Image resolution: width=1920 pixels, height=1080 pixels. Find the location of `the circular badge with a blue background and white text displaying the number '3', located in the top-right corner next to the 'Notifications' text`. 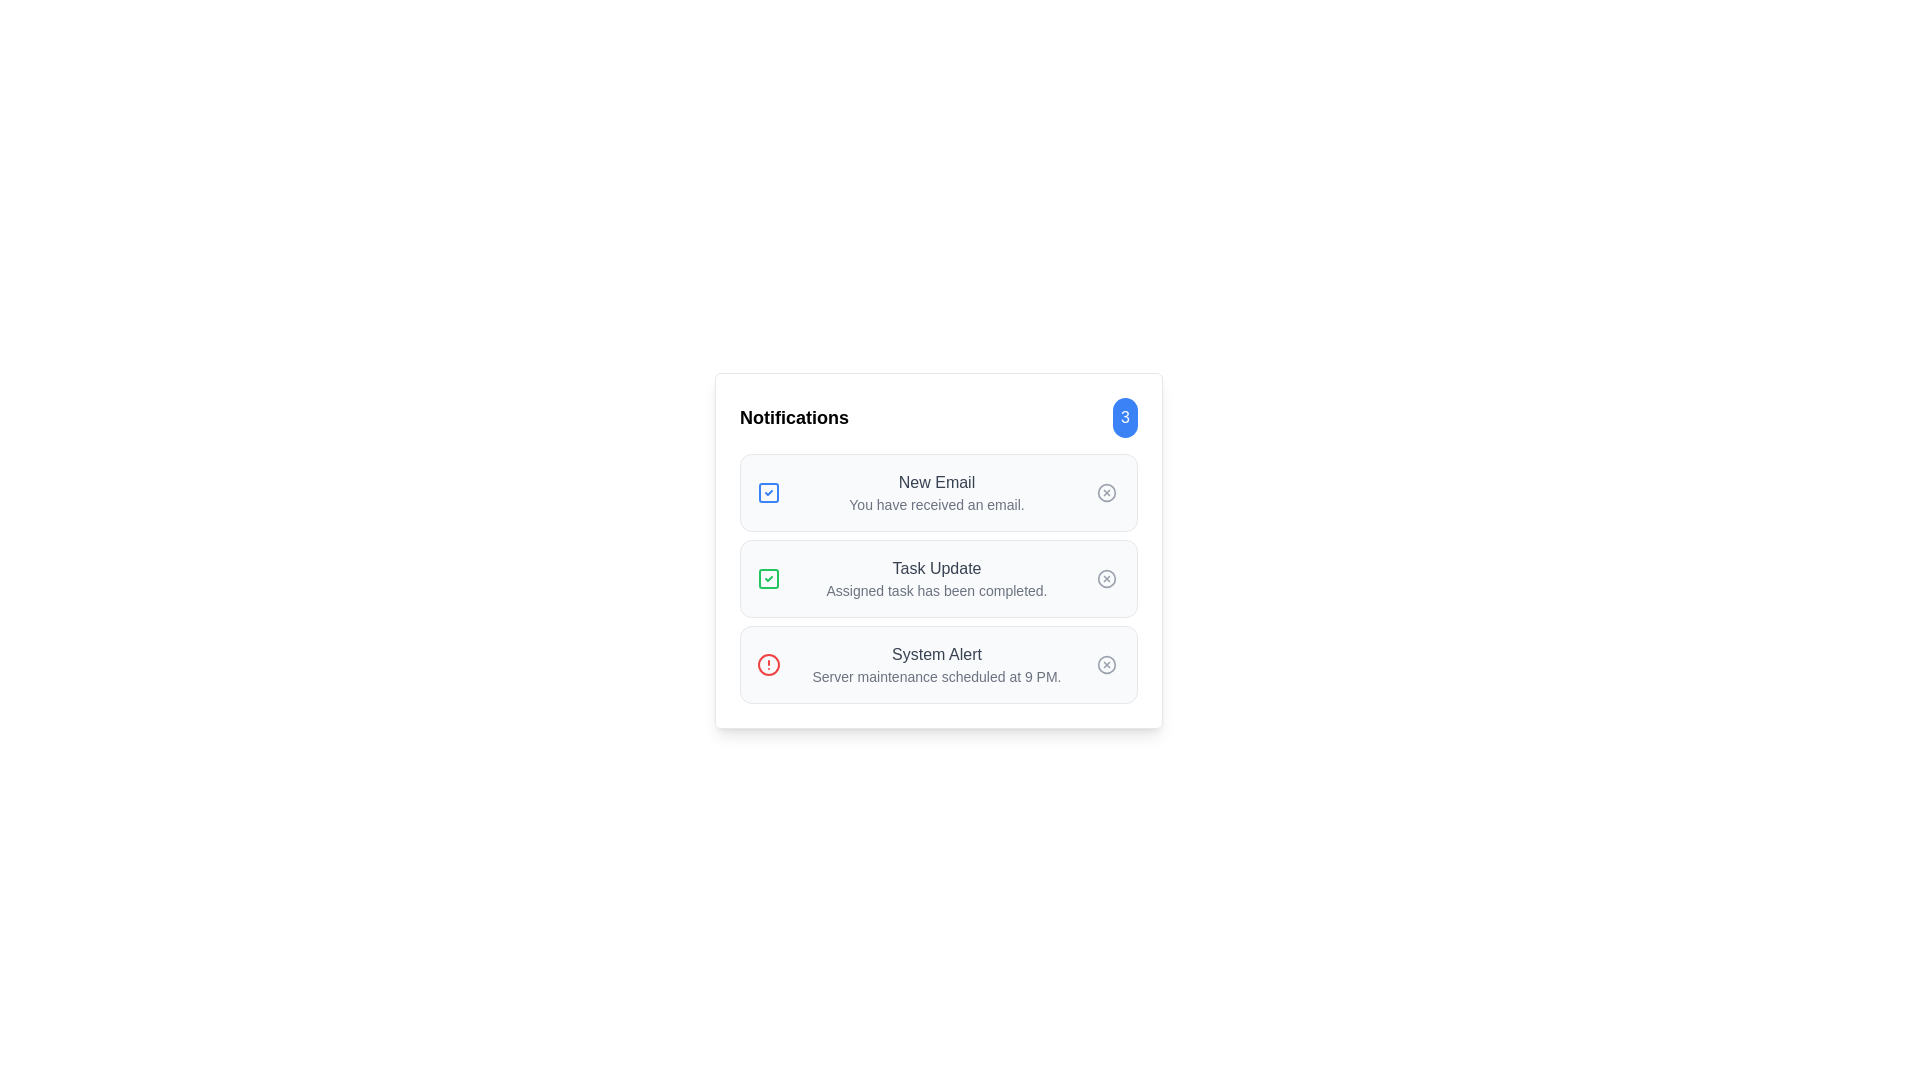

the circular badge with a blue background and white text displaying the number '3', located in the top-right corner next to the 'Notifications' text is located at coordinates (1125, 416).